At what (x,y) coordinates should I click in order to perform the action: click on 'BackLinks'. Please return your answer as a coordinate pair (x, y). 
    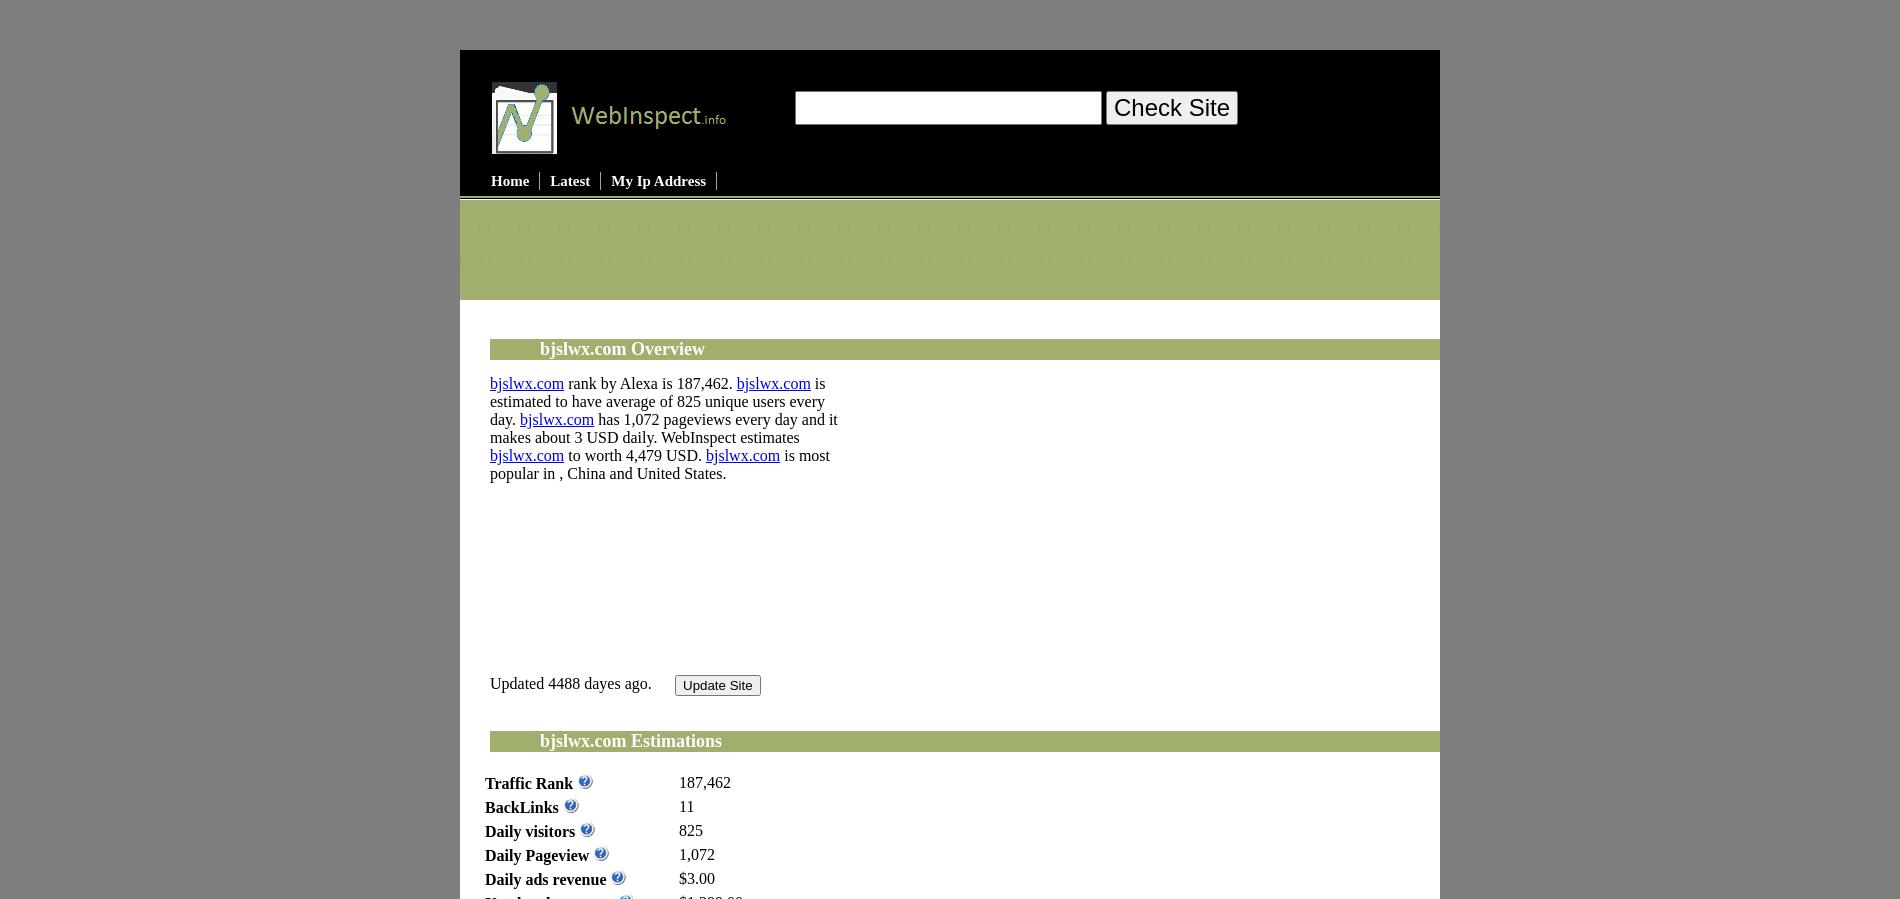
    Looking at the image, I should click on (485, 806).